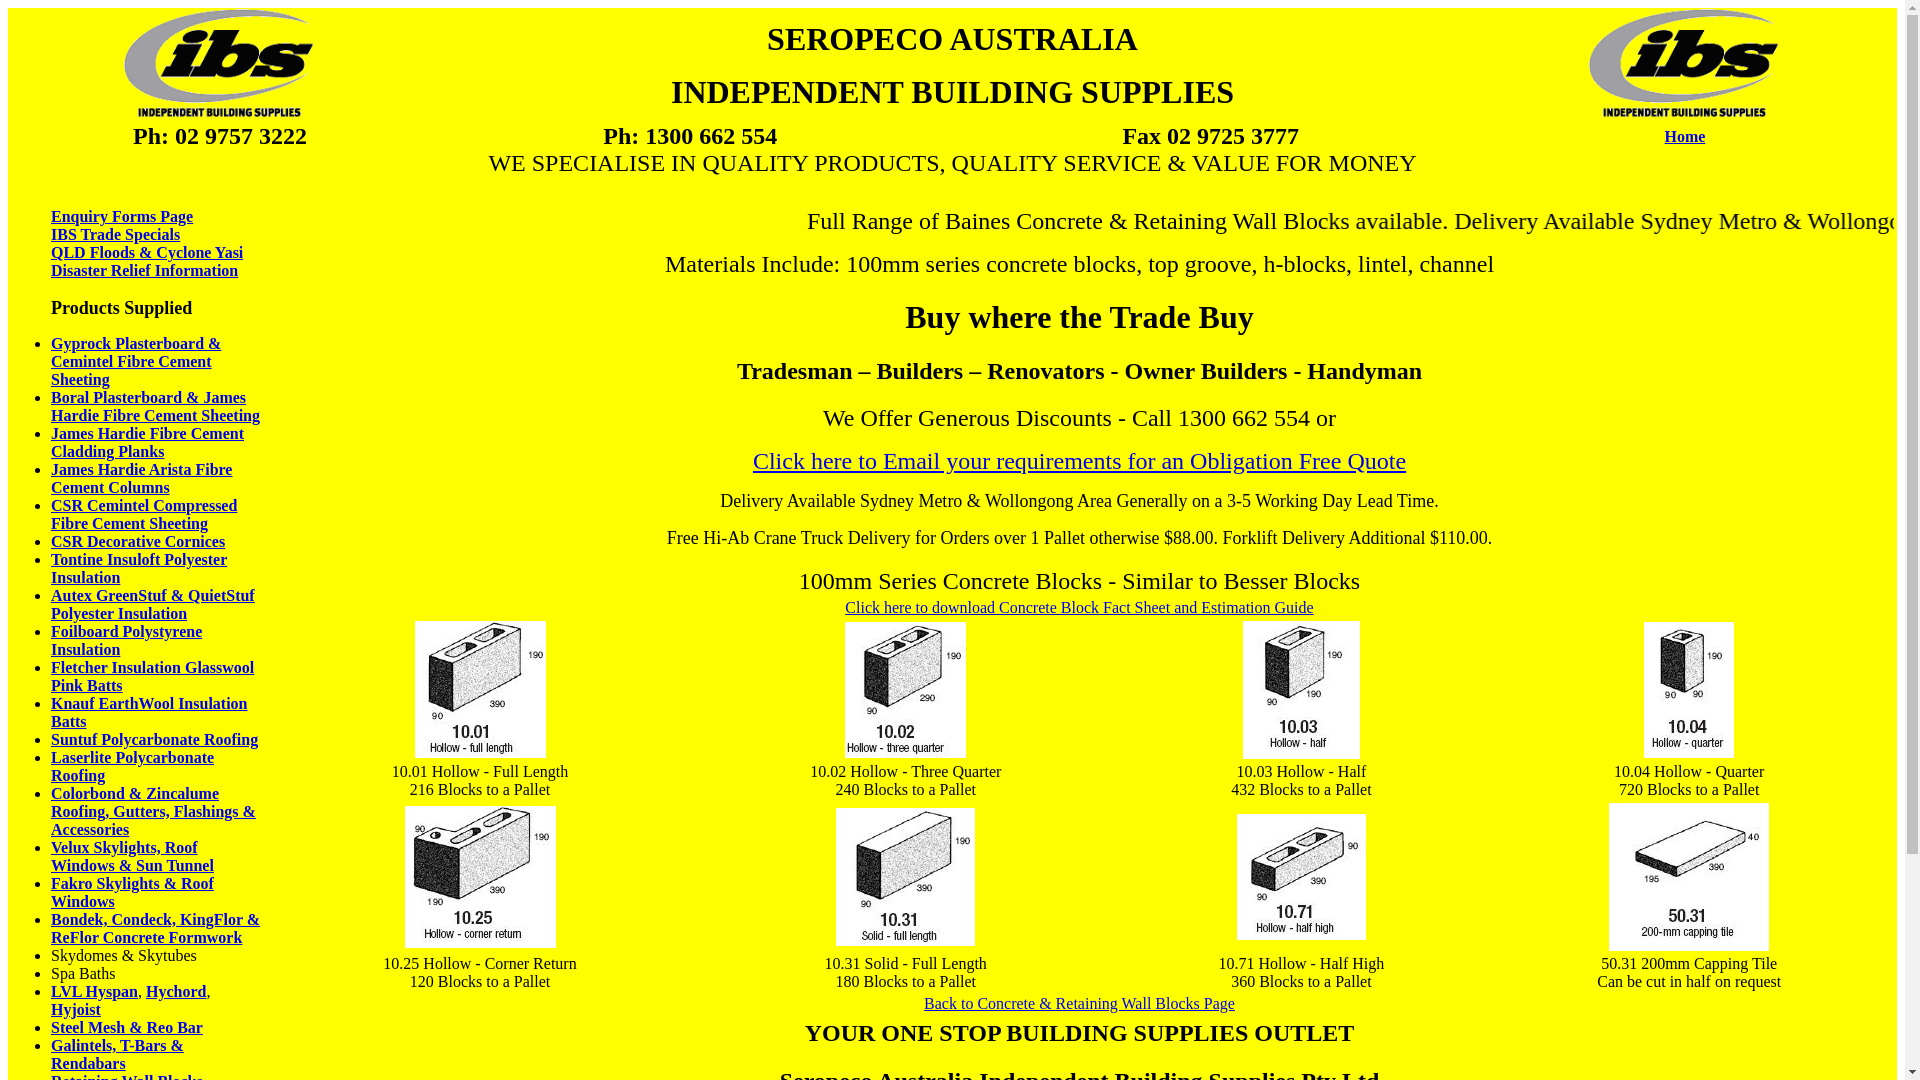 The image size is (1920, 1080). I want to click on 'IBS Trade Specials', so click(120, 242).